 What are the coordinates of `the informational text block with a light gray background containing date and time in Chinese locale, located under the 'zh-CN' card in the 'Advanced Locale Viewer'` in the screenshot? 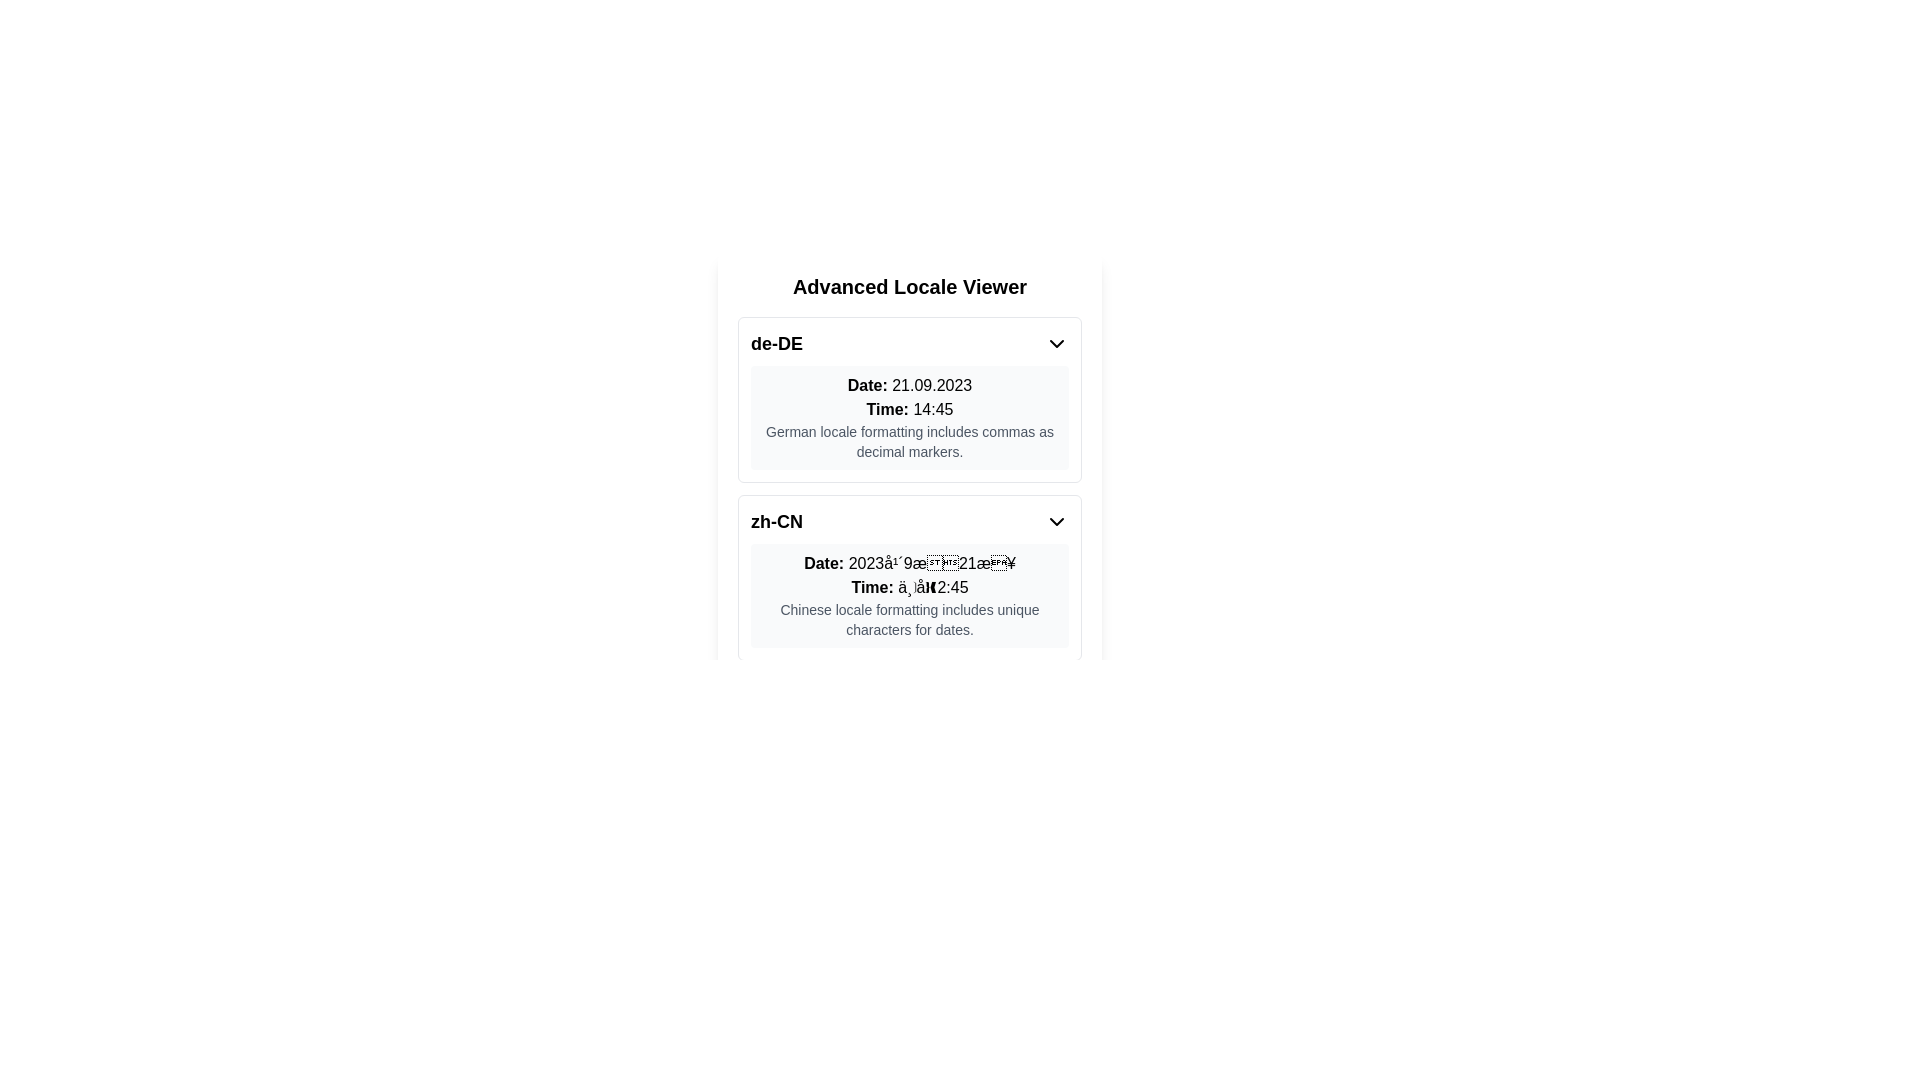 It's located at (909, 595).